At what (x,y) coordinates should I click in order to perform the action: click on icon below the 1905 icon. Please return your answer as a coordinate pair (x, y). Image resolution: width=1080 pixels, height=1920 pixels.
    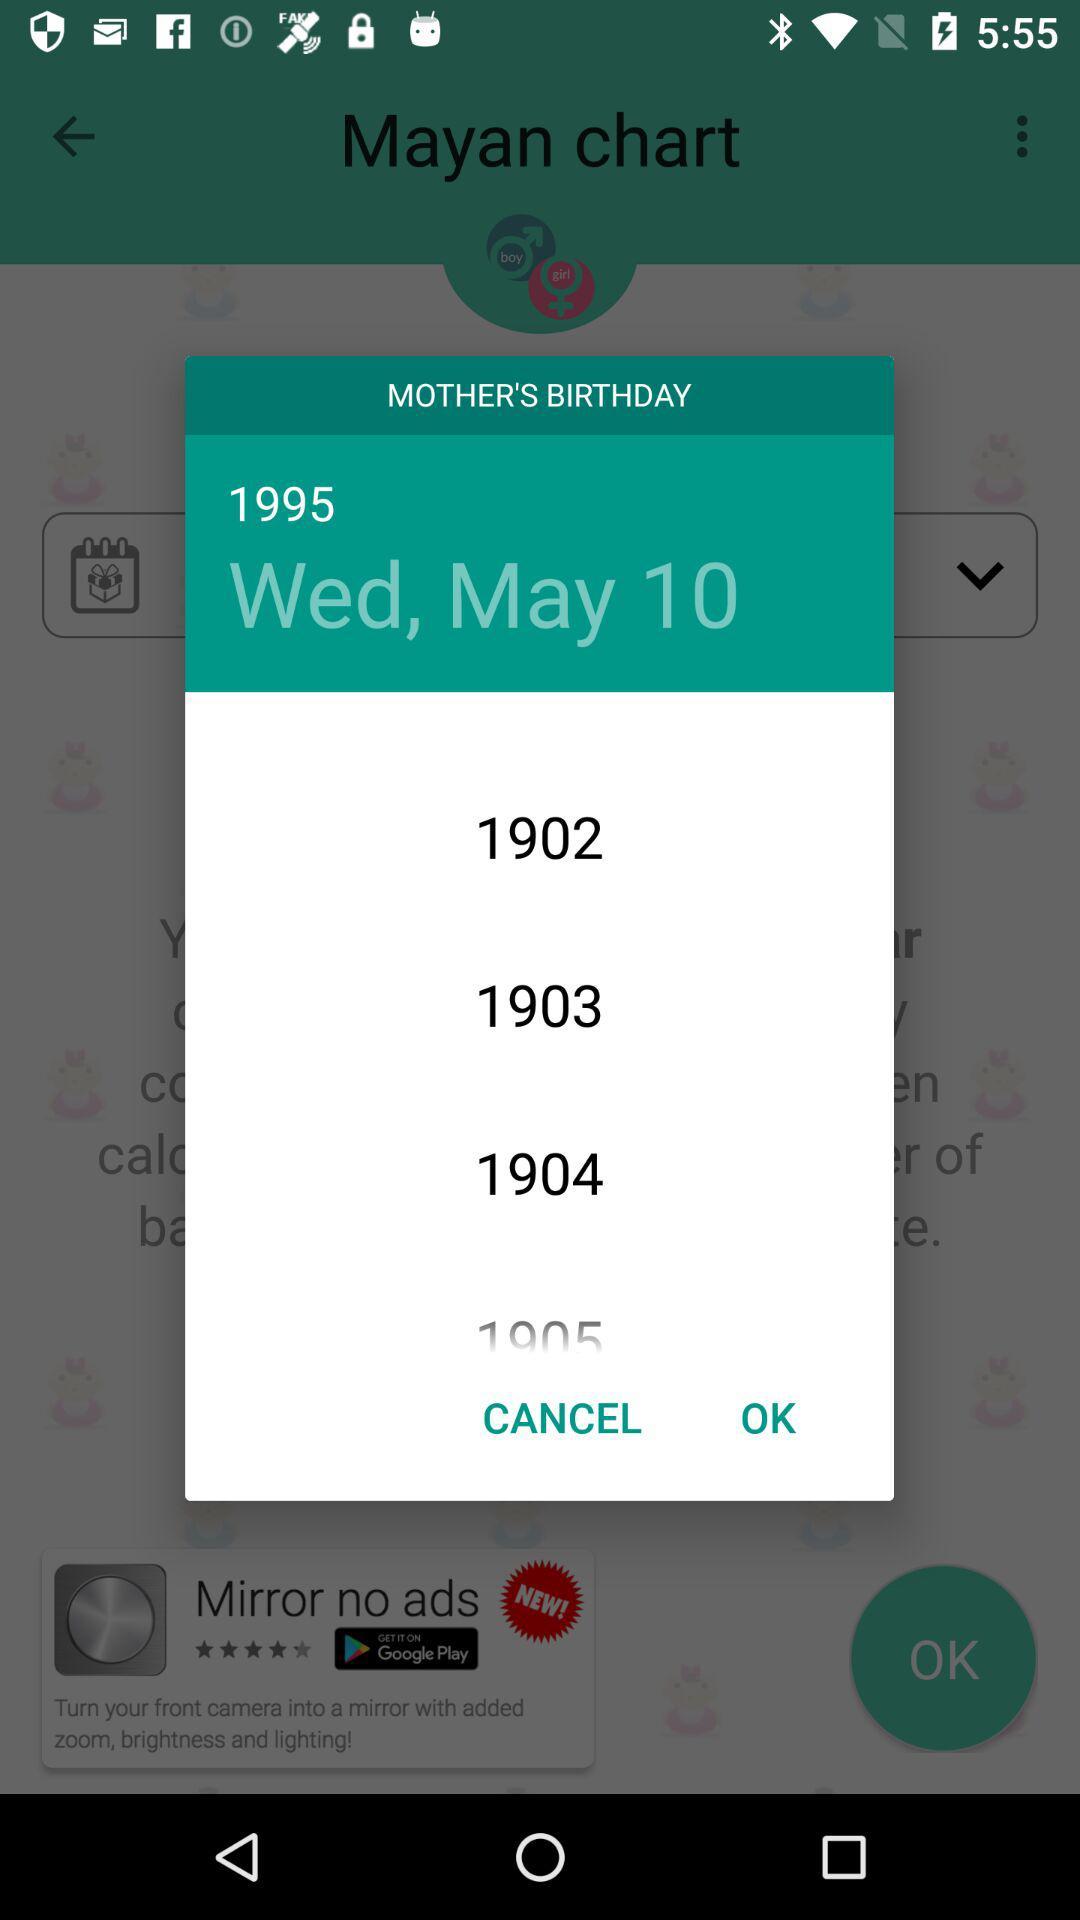
    Looking at the image, I should click on (562, 1415).